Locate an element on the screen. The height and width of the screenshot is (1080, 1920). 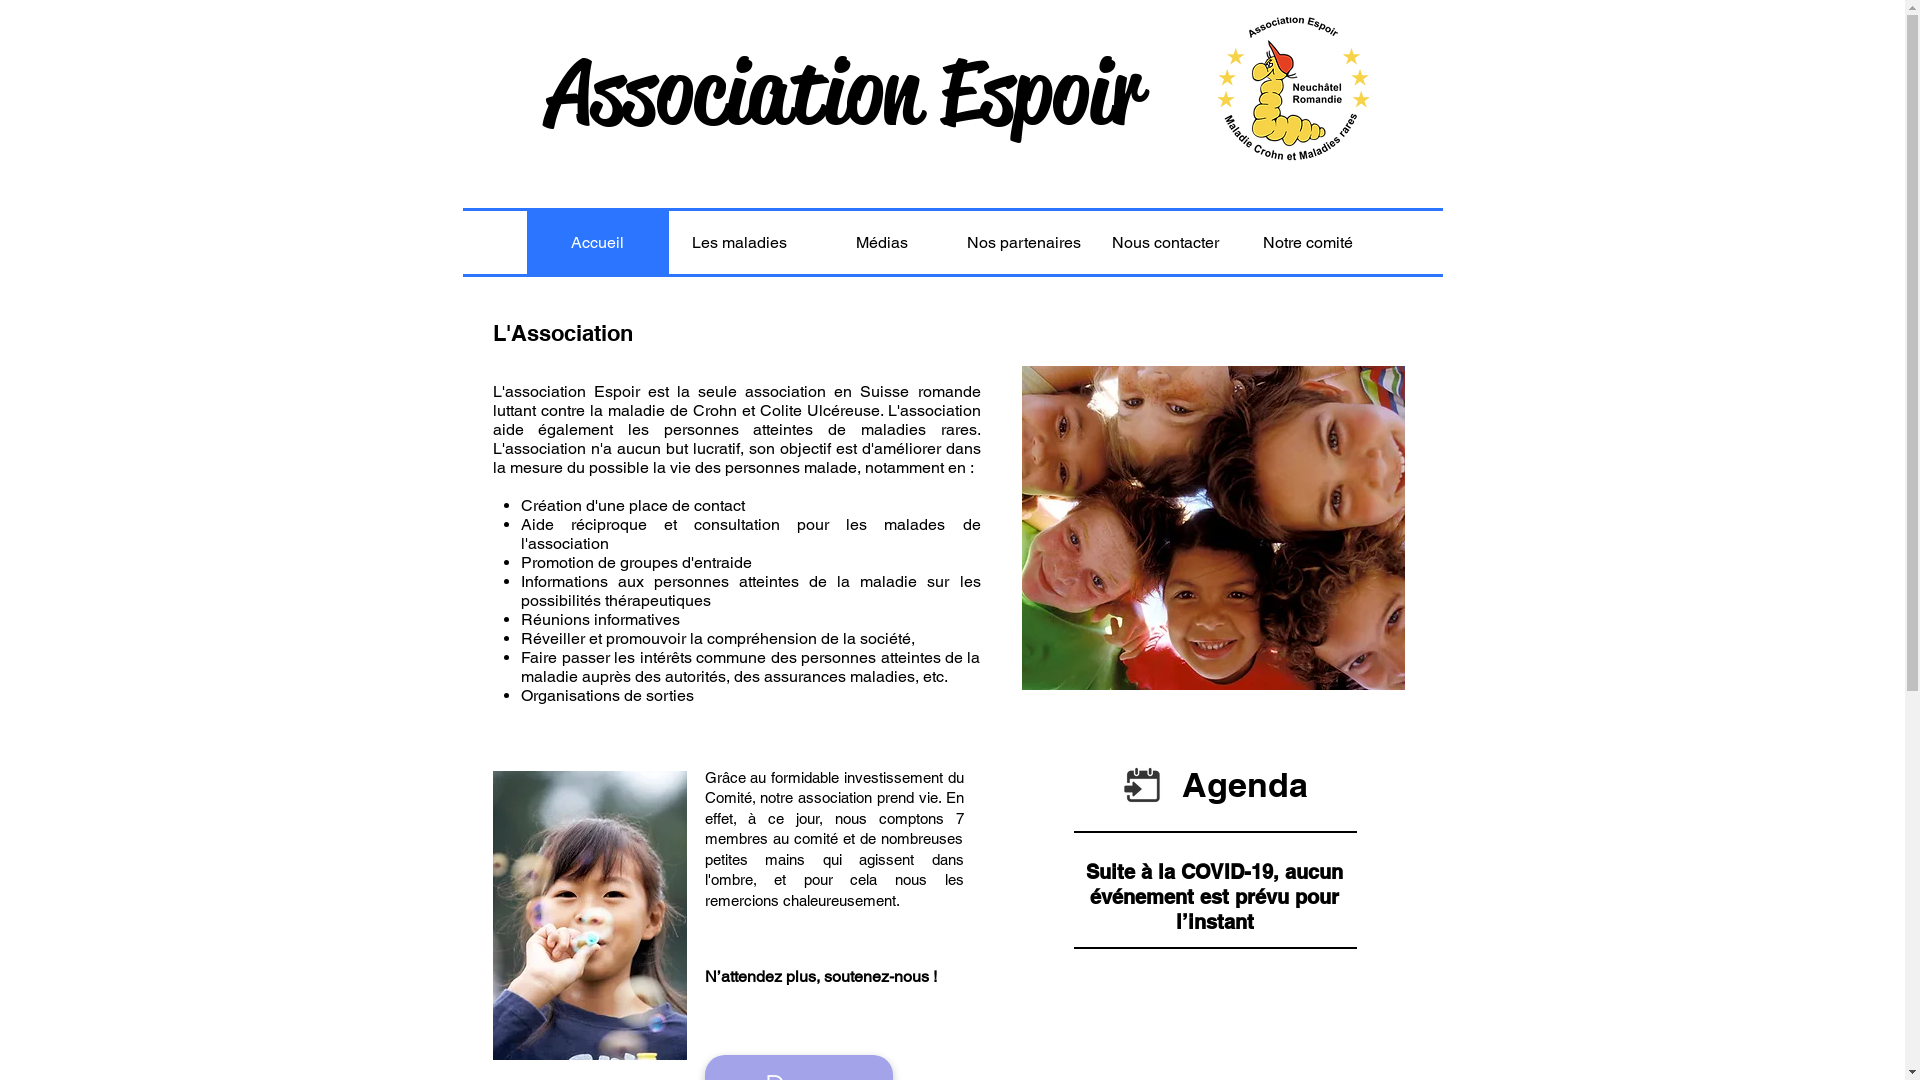
'Fille bulles gonflant' is located at coordinates (588, 915).